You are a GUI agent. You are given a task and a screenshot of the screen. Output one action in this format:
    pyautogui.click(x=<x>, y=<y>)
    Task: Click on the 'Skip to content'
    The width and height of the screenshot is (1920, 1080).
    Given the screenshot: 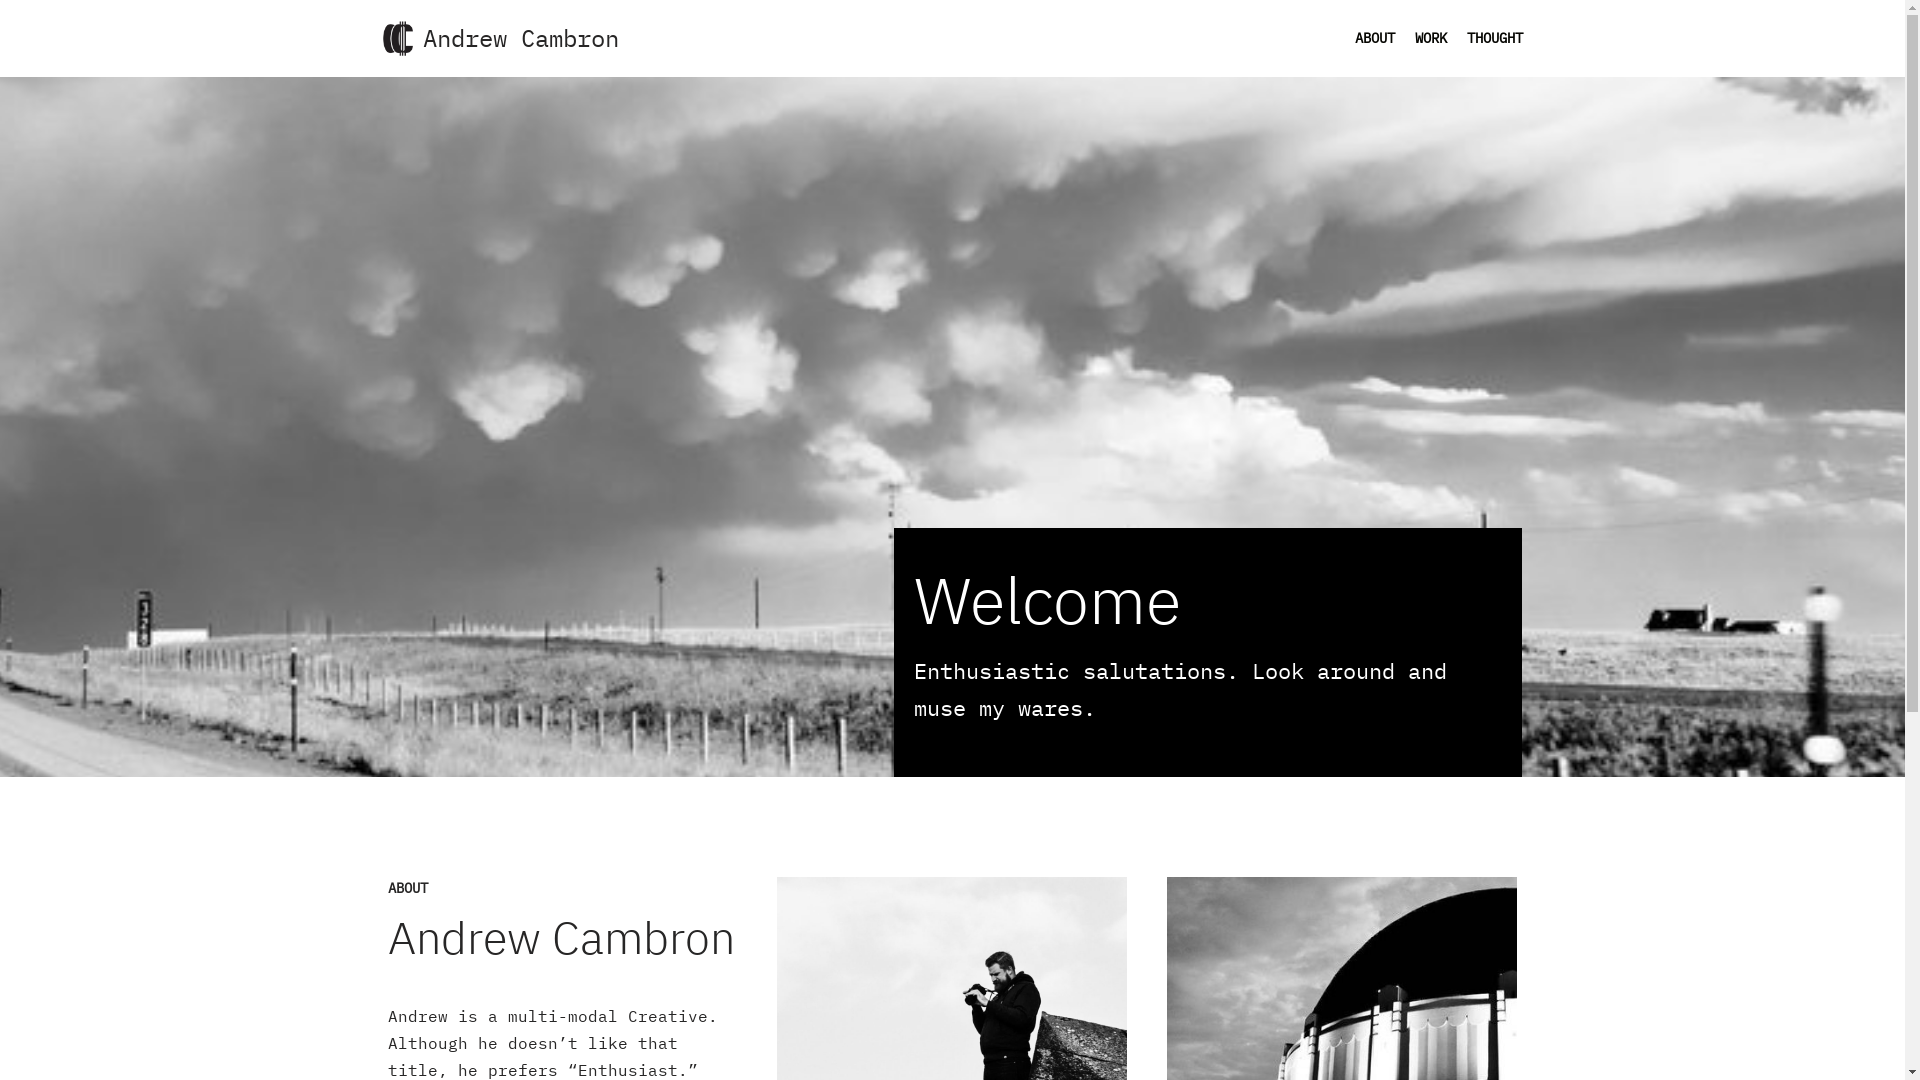 What is the action you would take?
    pyautogui.click(x=14, y=42)
    